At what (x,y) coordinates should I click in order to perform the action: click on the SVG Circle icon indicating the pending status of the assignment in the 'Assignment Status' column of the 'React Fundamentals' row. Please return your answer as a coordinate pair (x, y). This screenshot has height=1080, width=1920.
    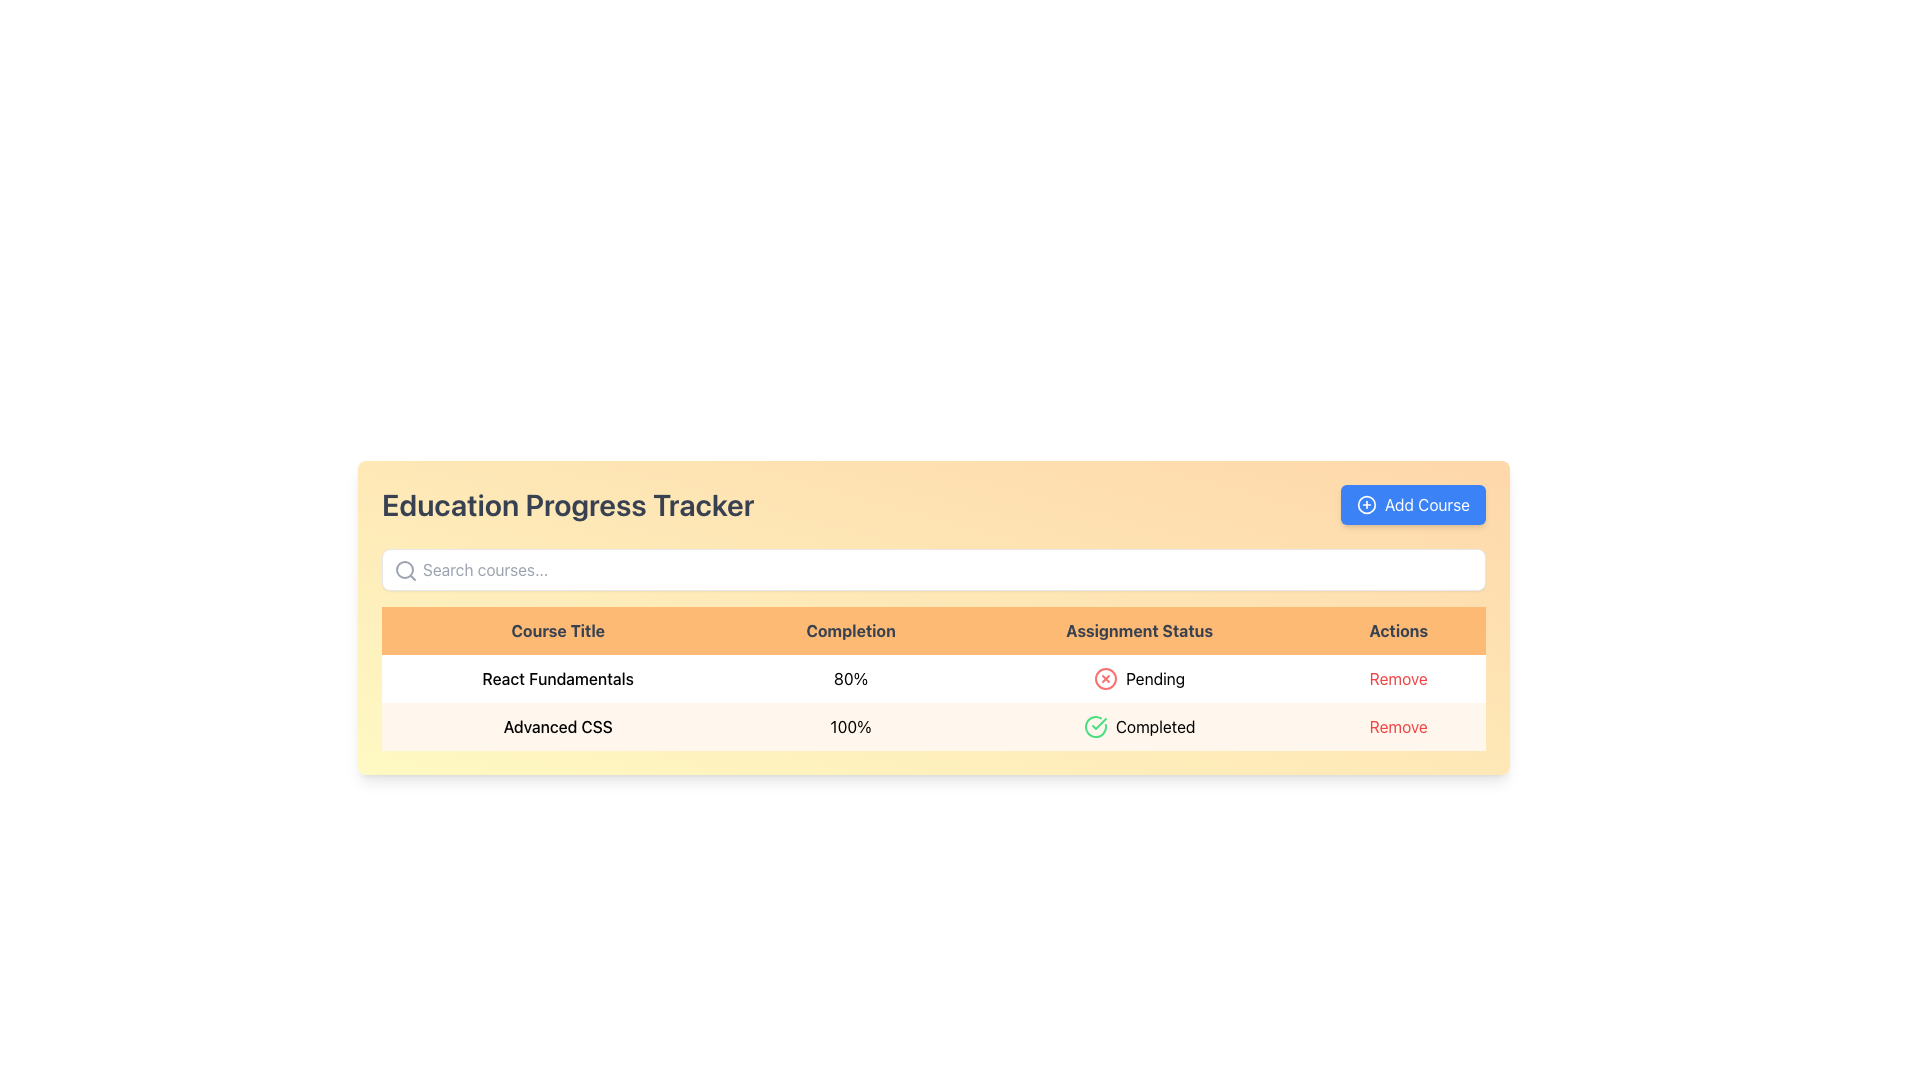
    Looking at the image, I should click on (1105, 677).